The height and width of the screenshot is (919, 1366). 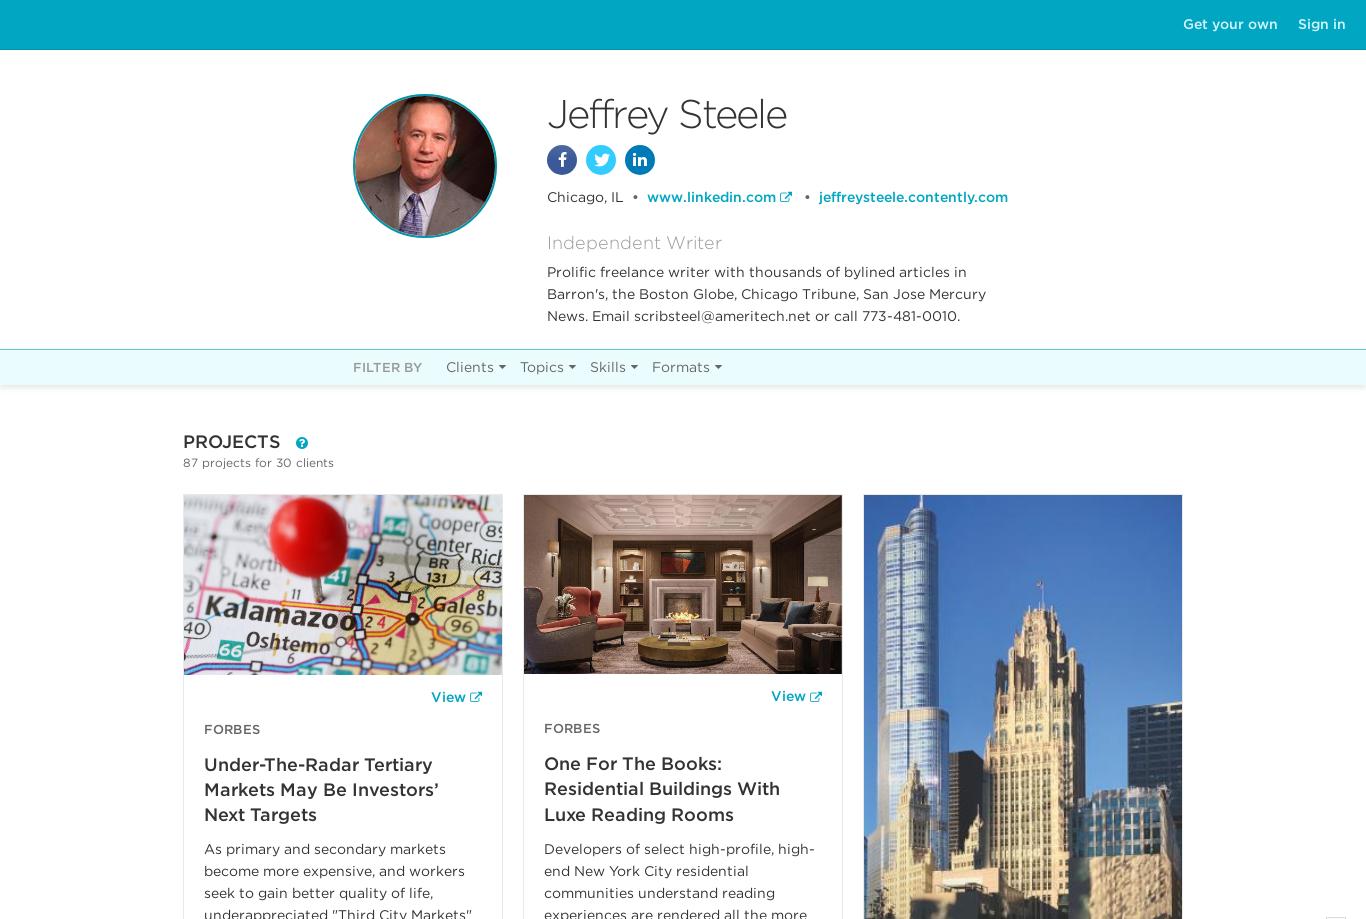 What do you see at coordinates (321, 788) in the screenshot?
I see `'Under-The-Radar Tertiary Markets May Be Investors’ Next Targets'` at bounding box center [321, 788].